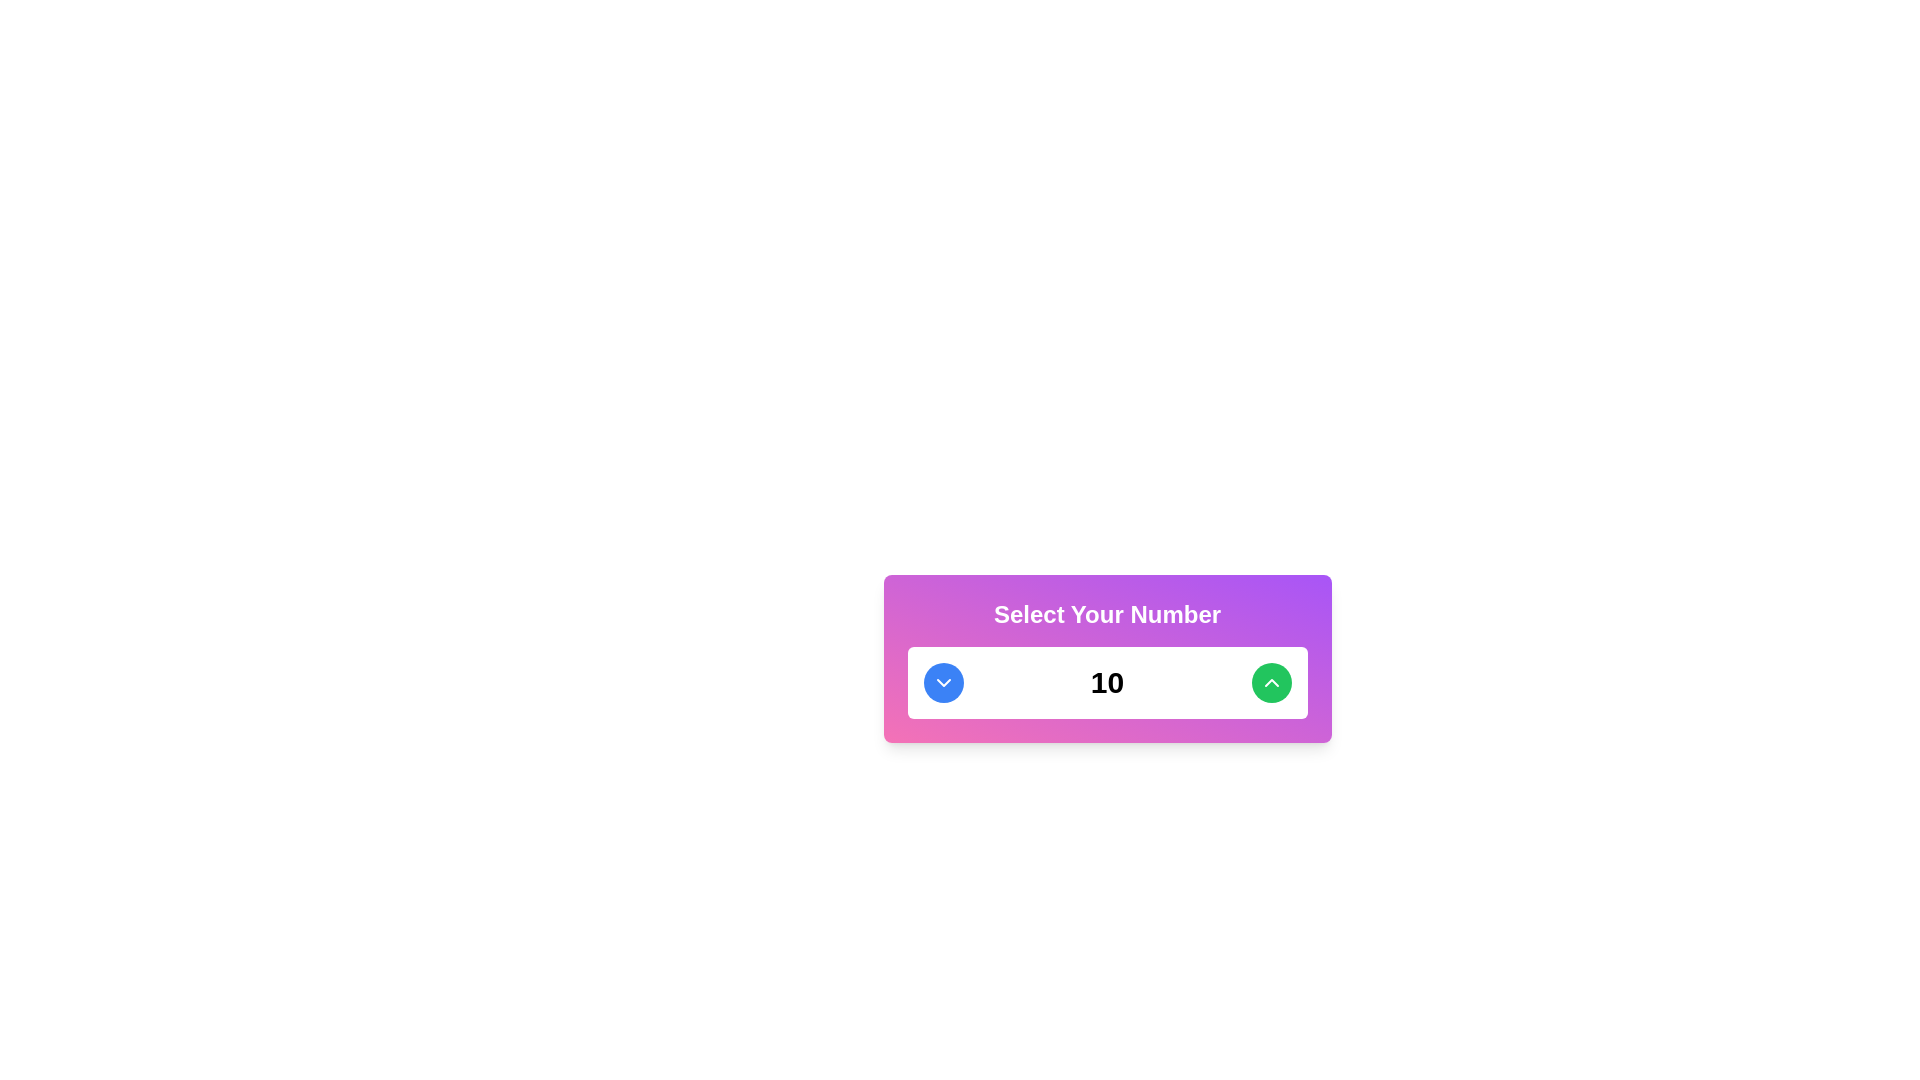  What do you see at coordinates (1270, 681) in the screenshot?
I see `upward increment button icon located within a rounded green button on the right-hand side of the input area for accessibility purposes` at bounding box center [1270, 681].